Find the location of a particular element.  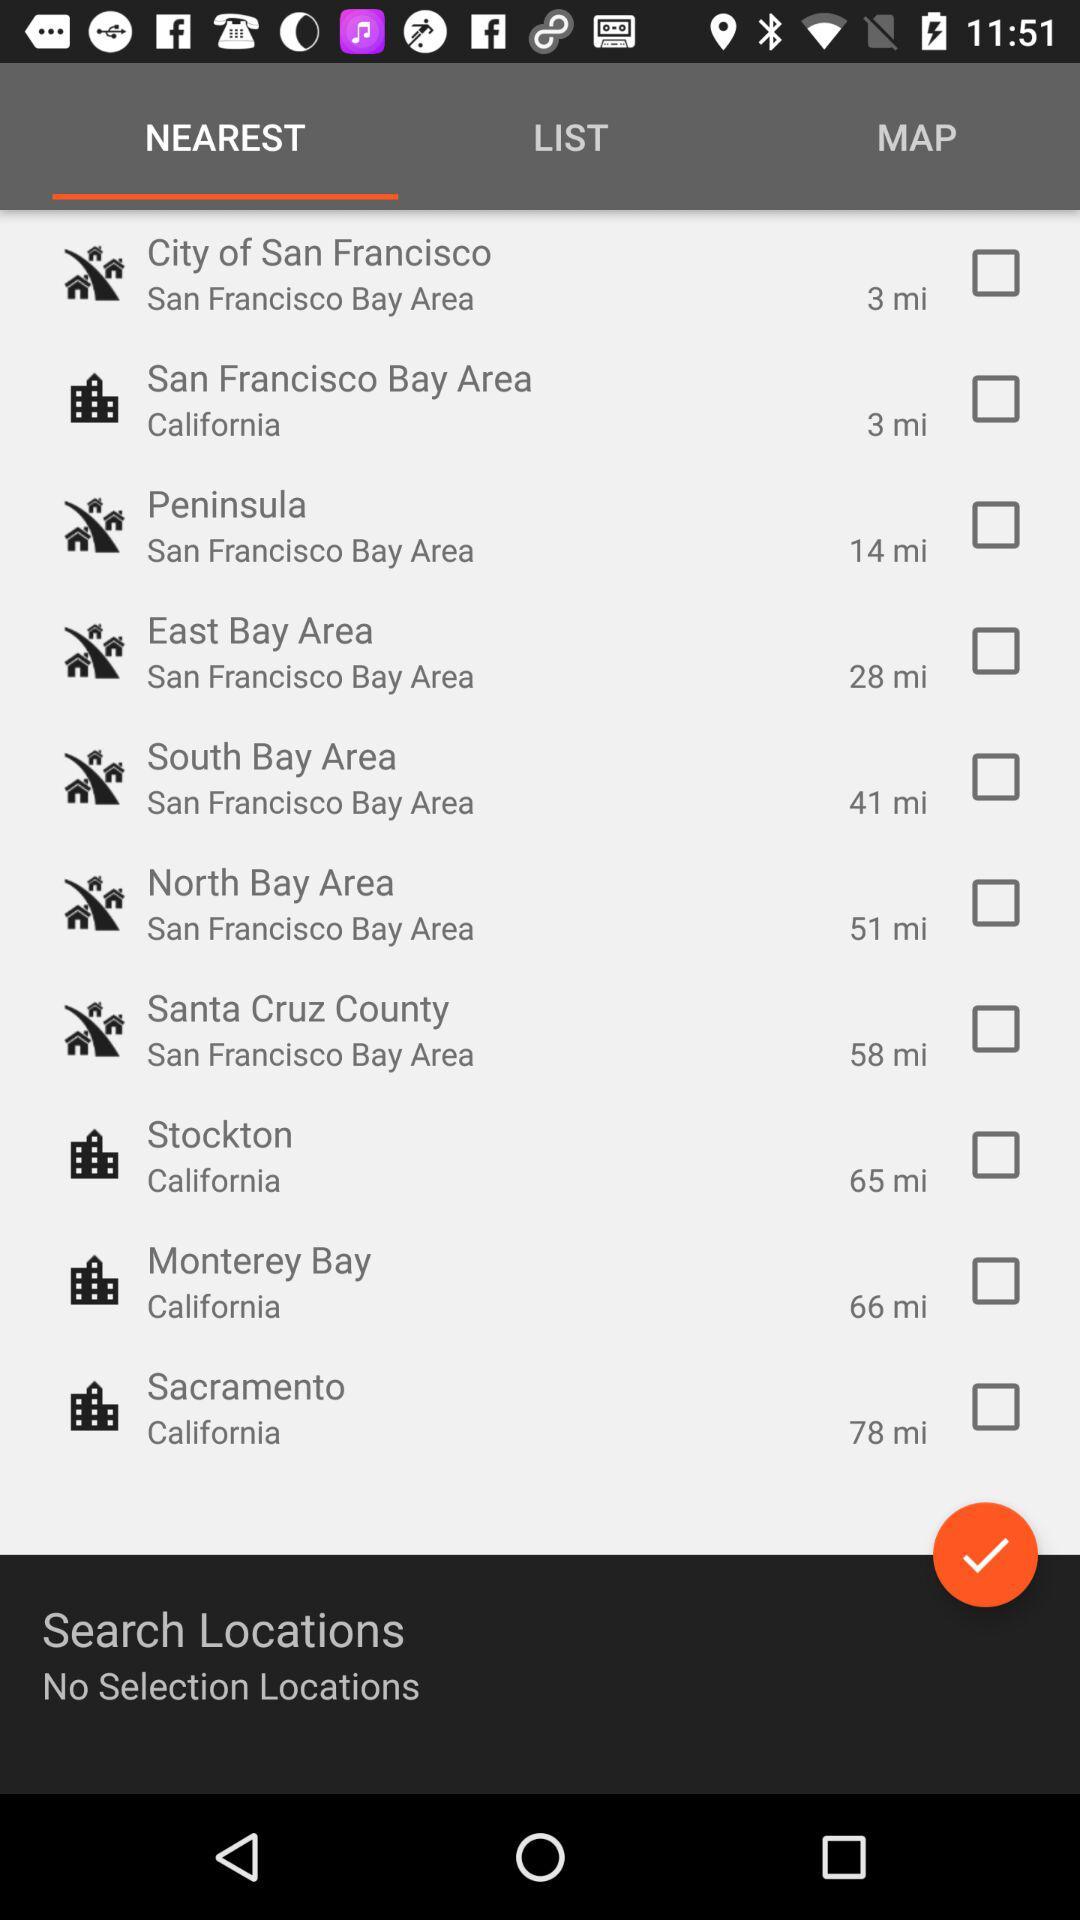

santa cruz county is located at coordinates (995, 1028).